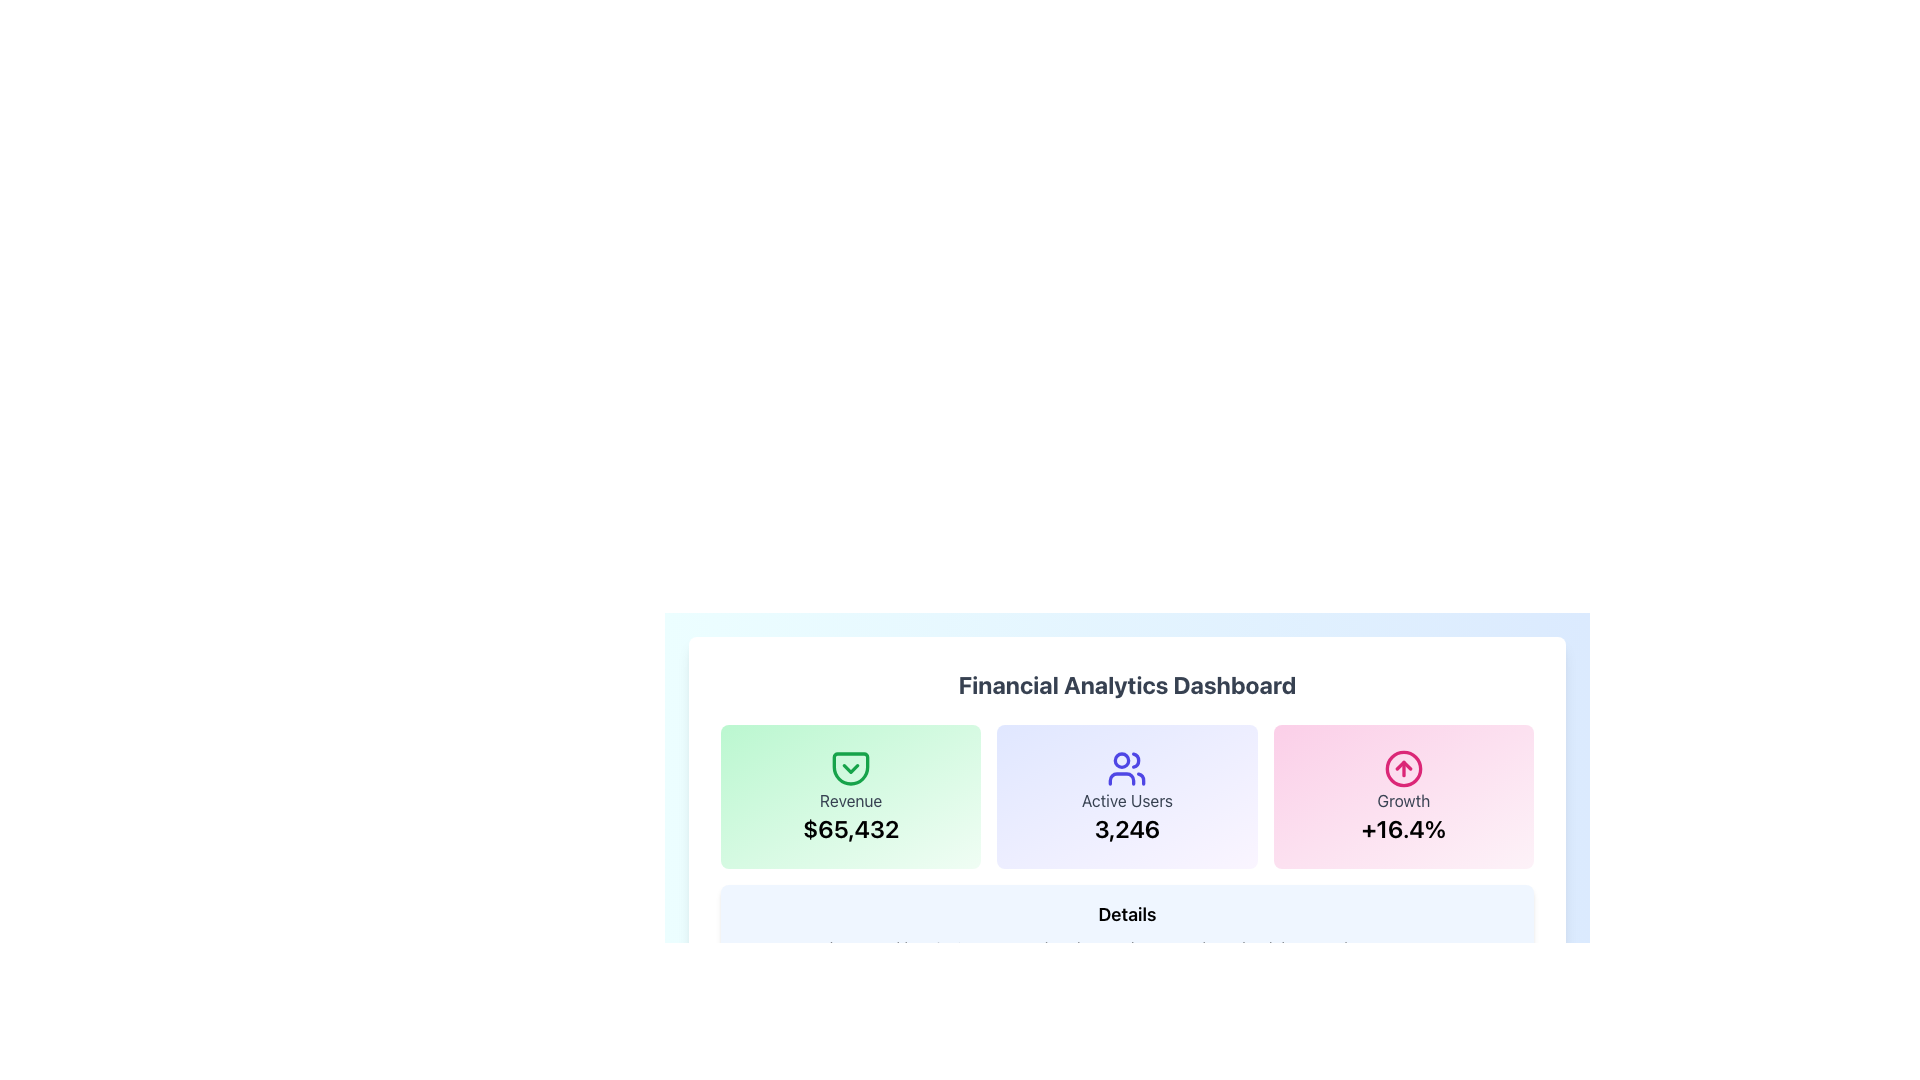  I want to click on the Informative Box labeled 'Active Users' which displays the numeric value '3,246', so click(1127, 851).